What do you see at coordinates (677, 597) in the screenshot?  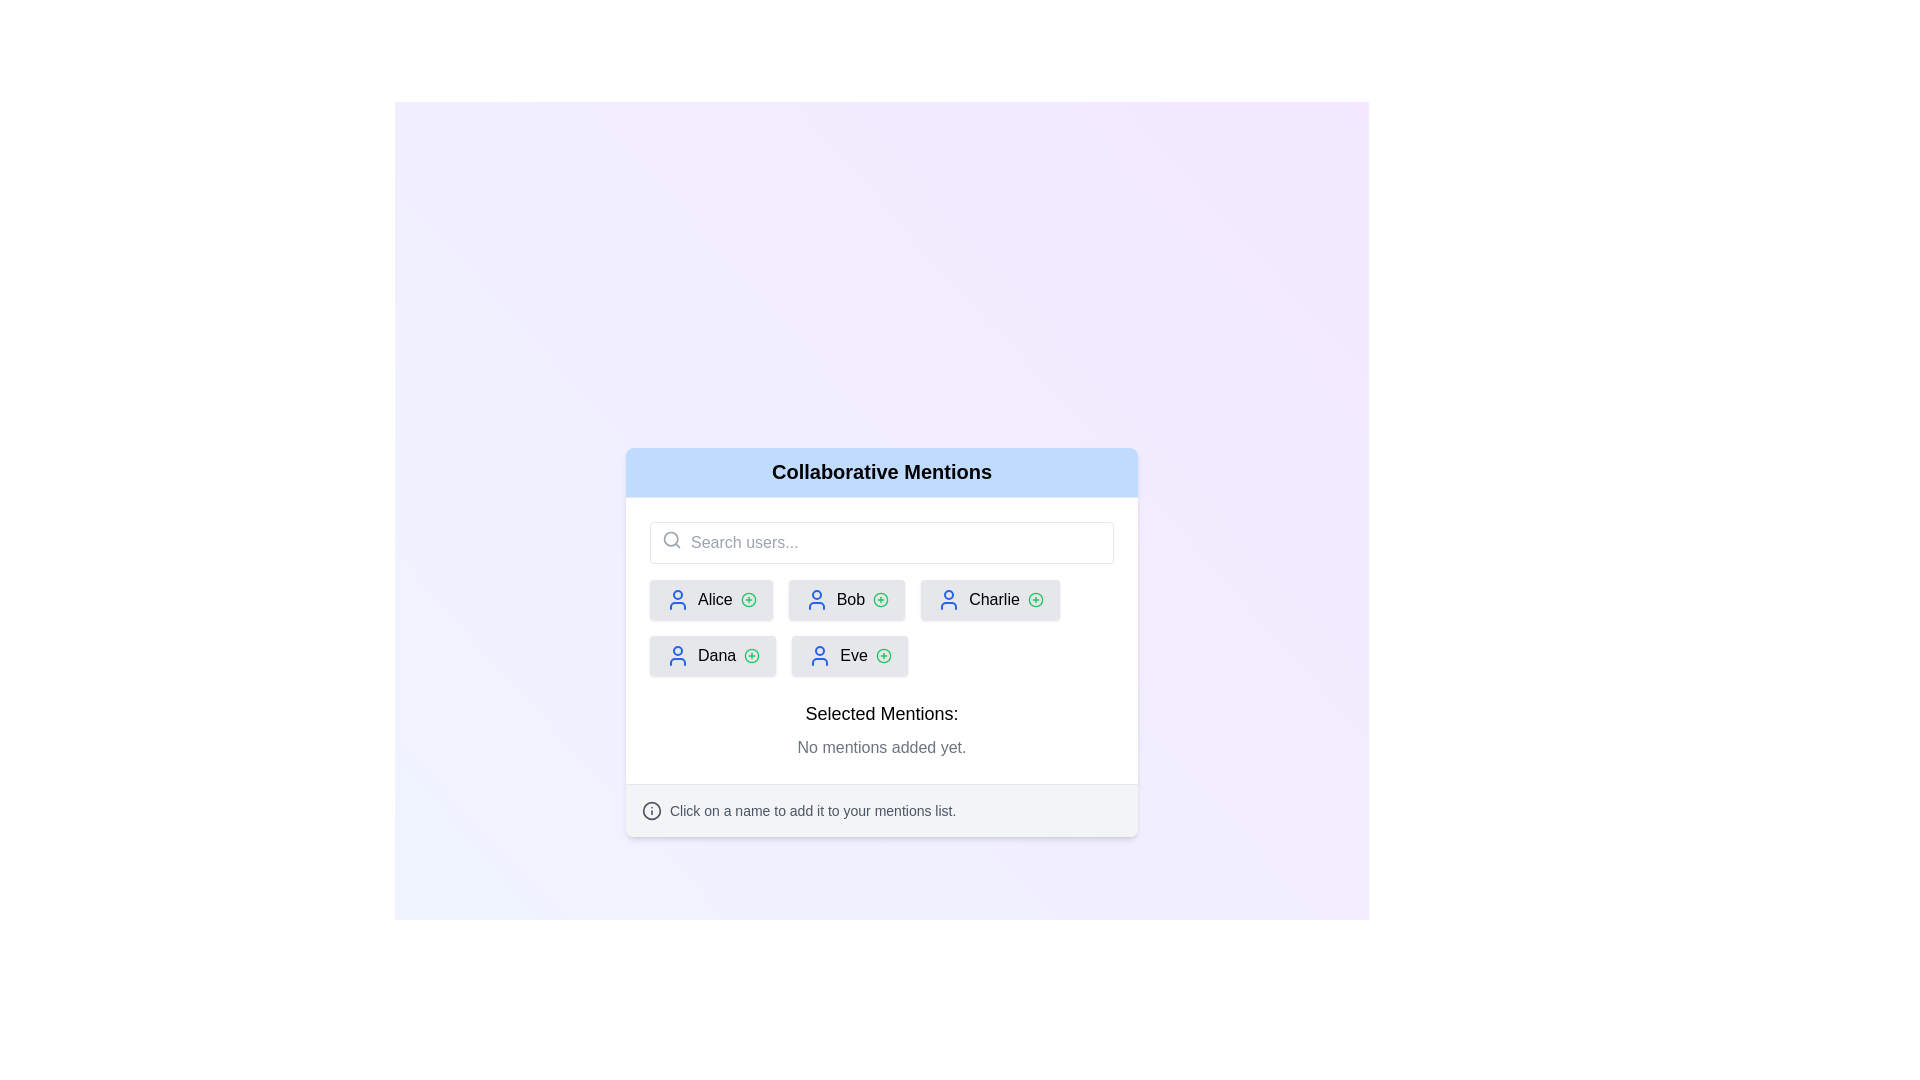 I see `the user profile icon for 'Alice', which is a blue circular head and shoulders icon located to the left of the name 'Alice' in the mentions interface` at bounding box center [677, 597].